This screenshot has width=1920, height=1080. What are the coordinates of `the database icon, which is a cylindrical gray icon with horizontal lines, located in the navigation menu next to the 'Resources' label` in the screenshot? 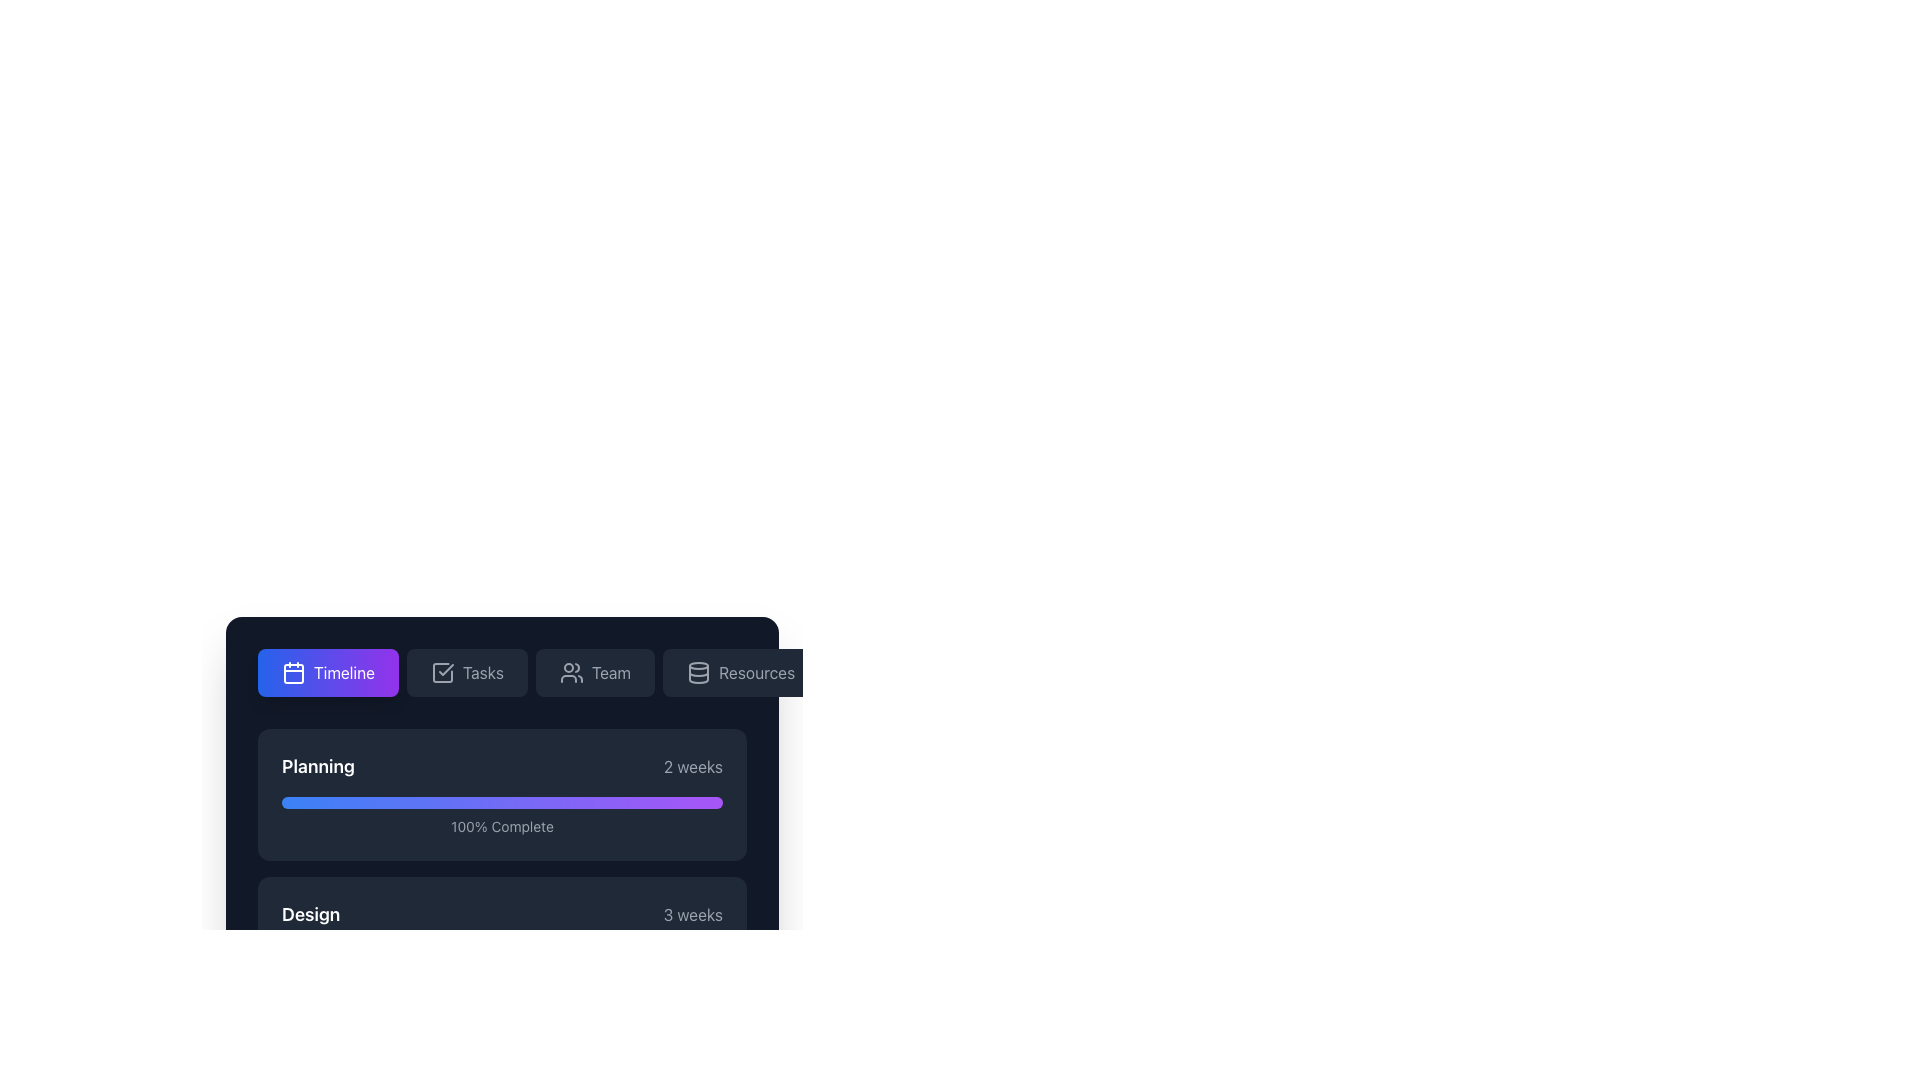 It's located at (699, 672).